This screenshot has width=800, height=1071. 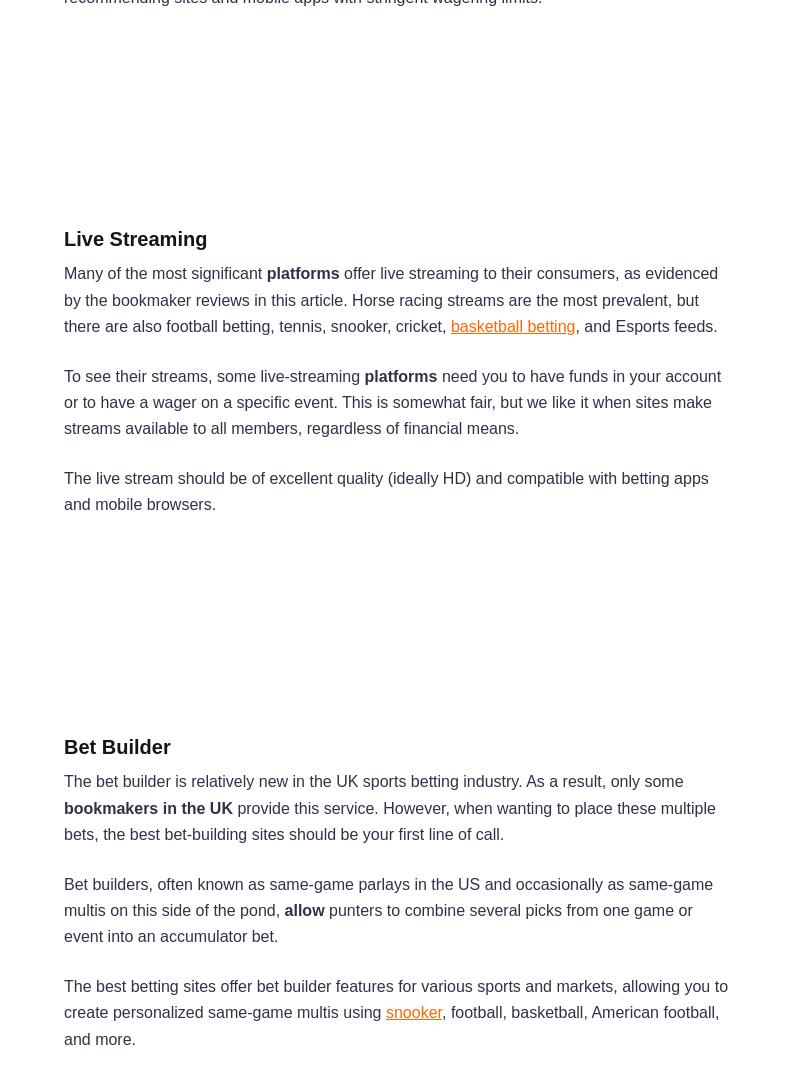 What do you see at coordinates (412, 1012) in the screenshot?
I see `'snooker'` at bounding box center [412, 1012].